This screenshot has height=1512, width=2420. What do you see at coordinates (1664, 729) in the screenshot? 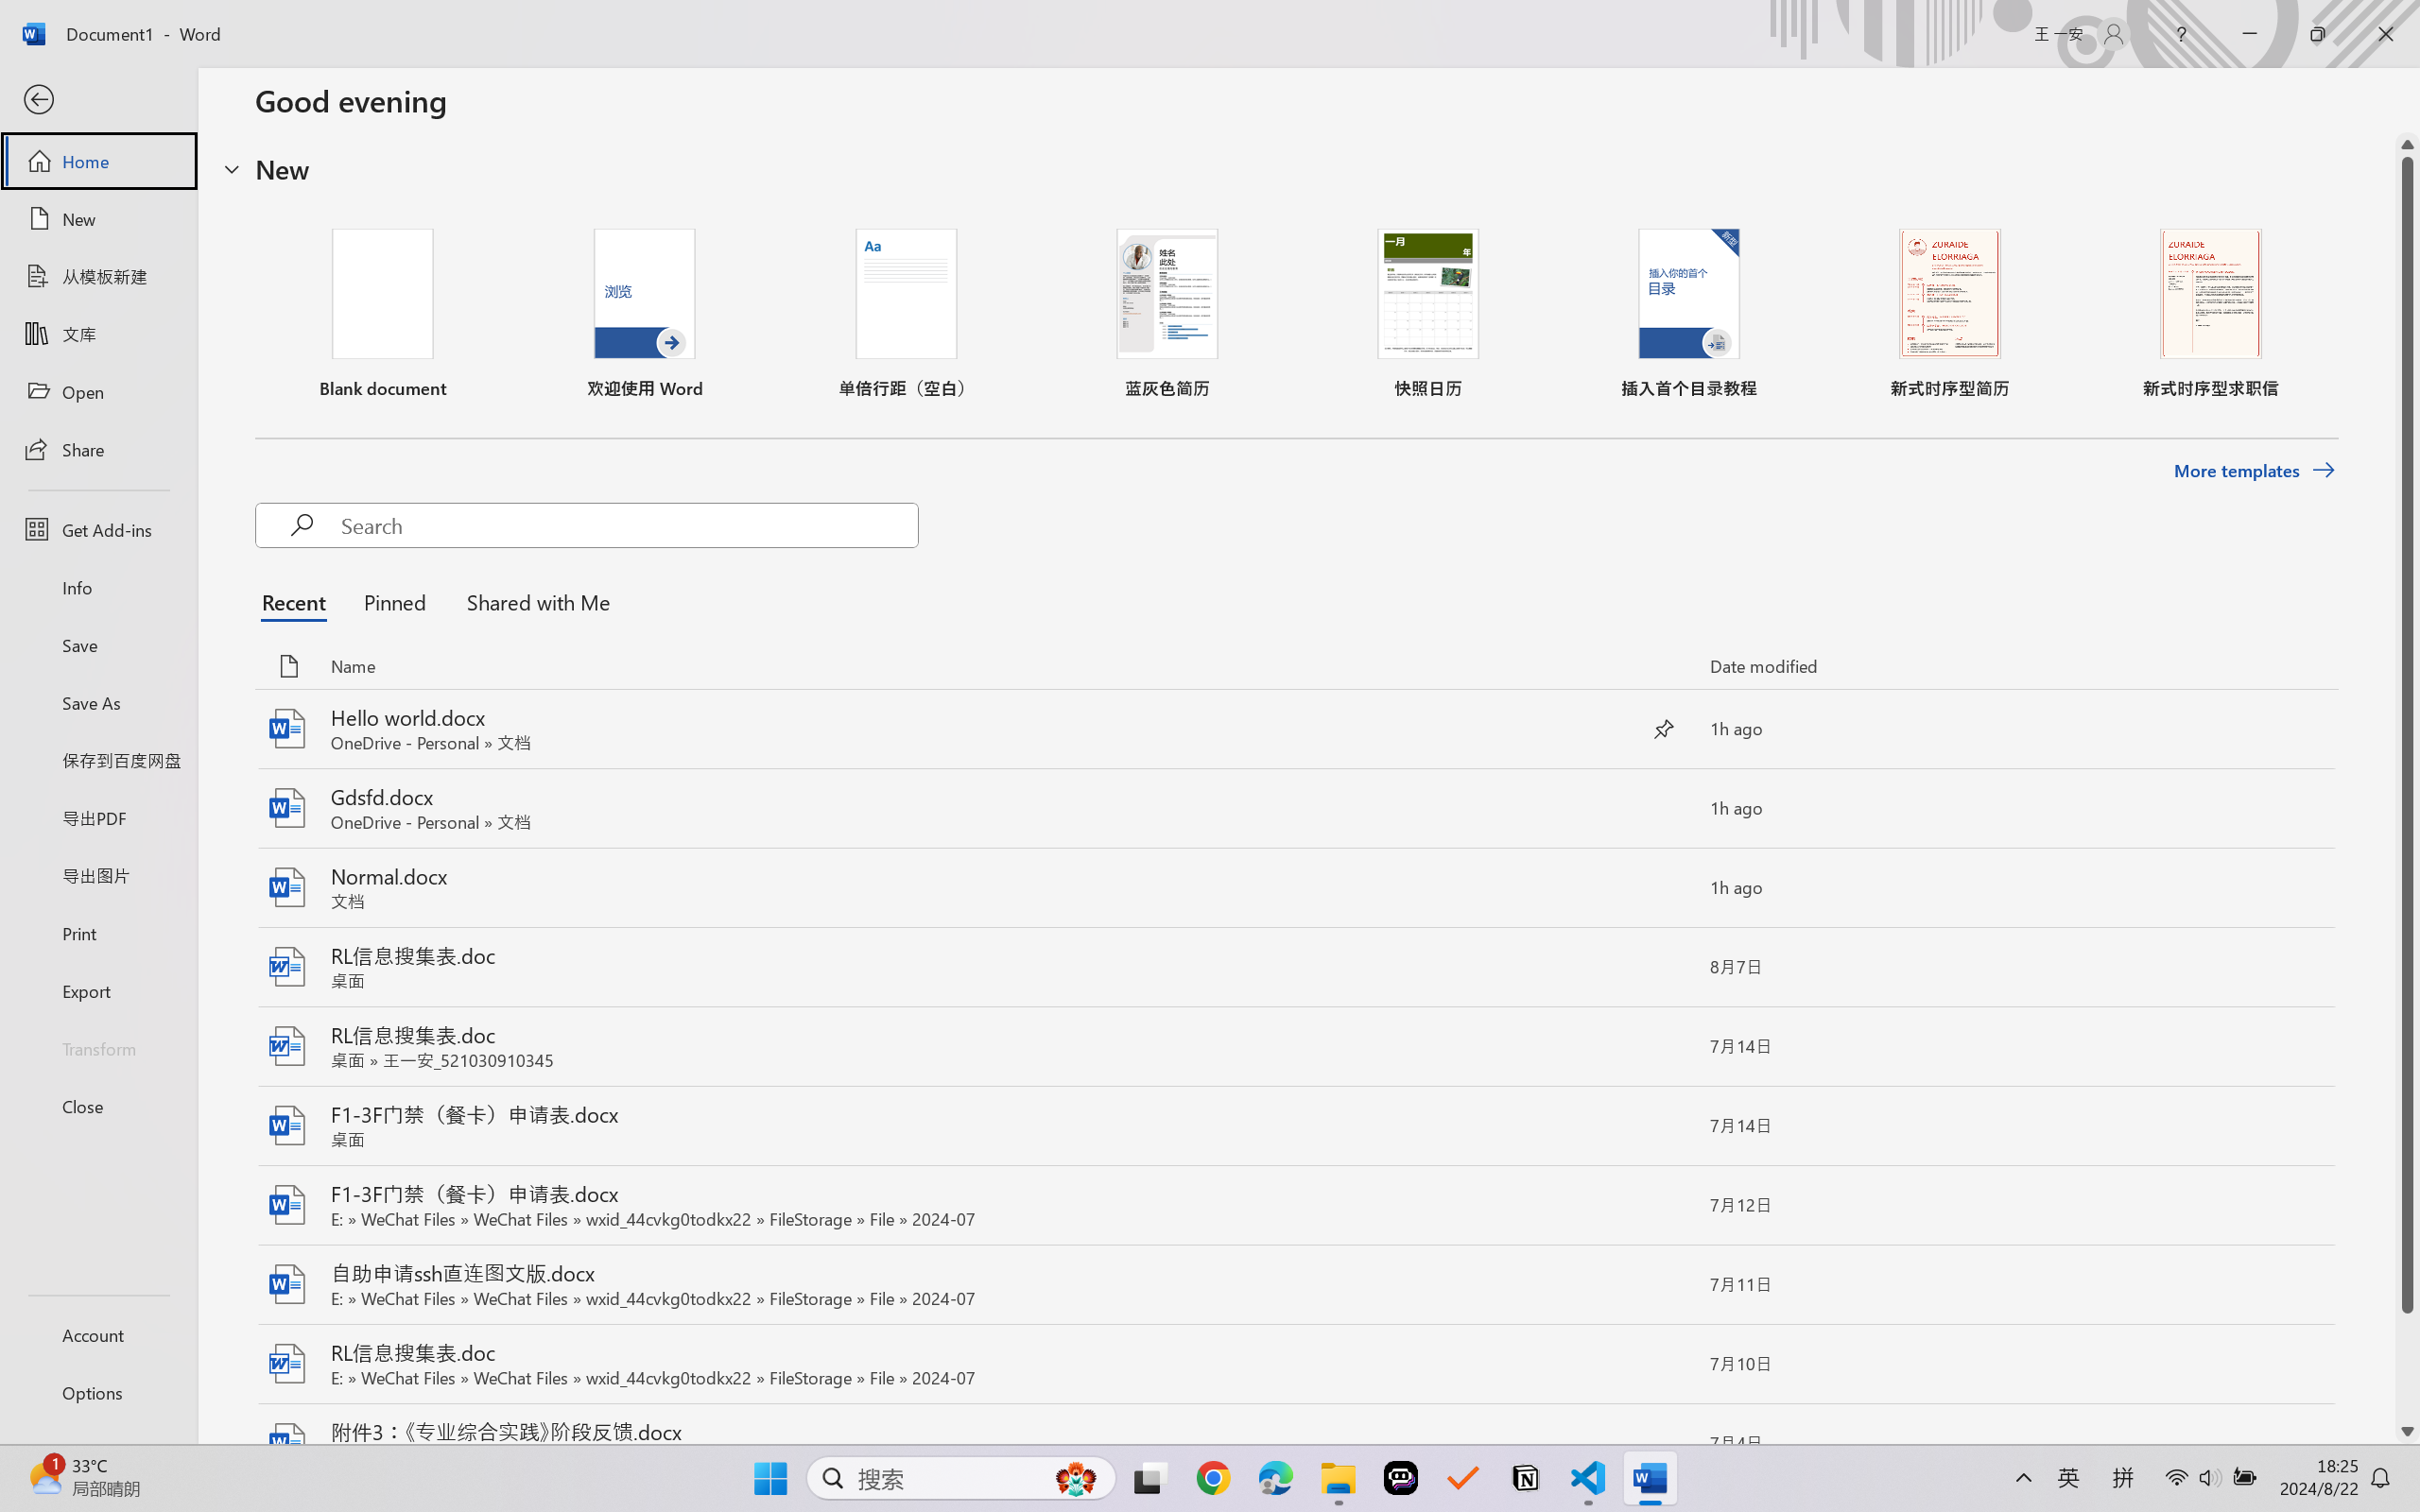
I see `'Unpin this item from the list'` at bounding box center [1664, 729].